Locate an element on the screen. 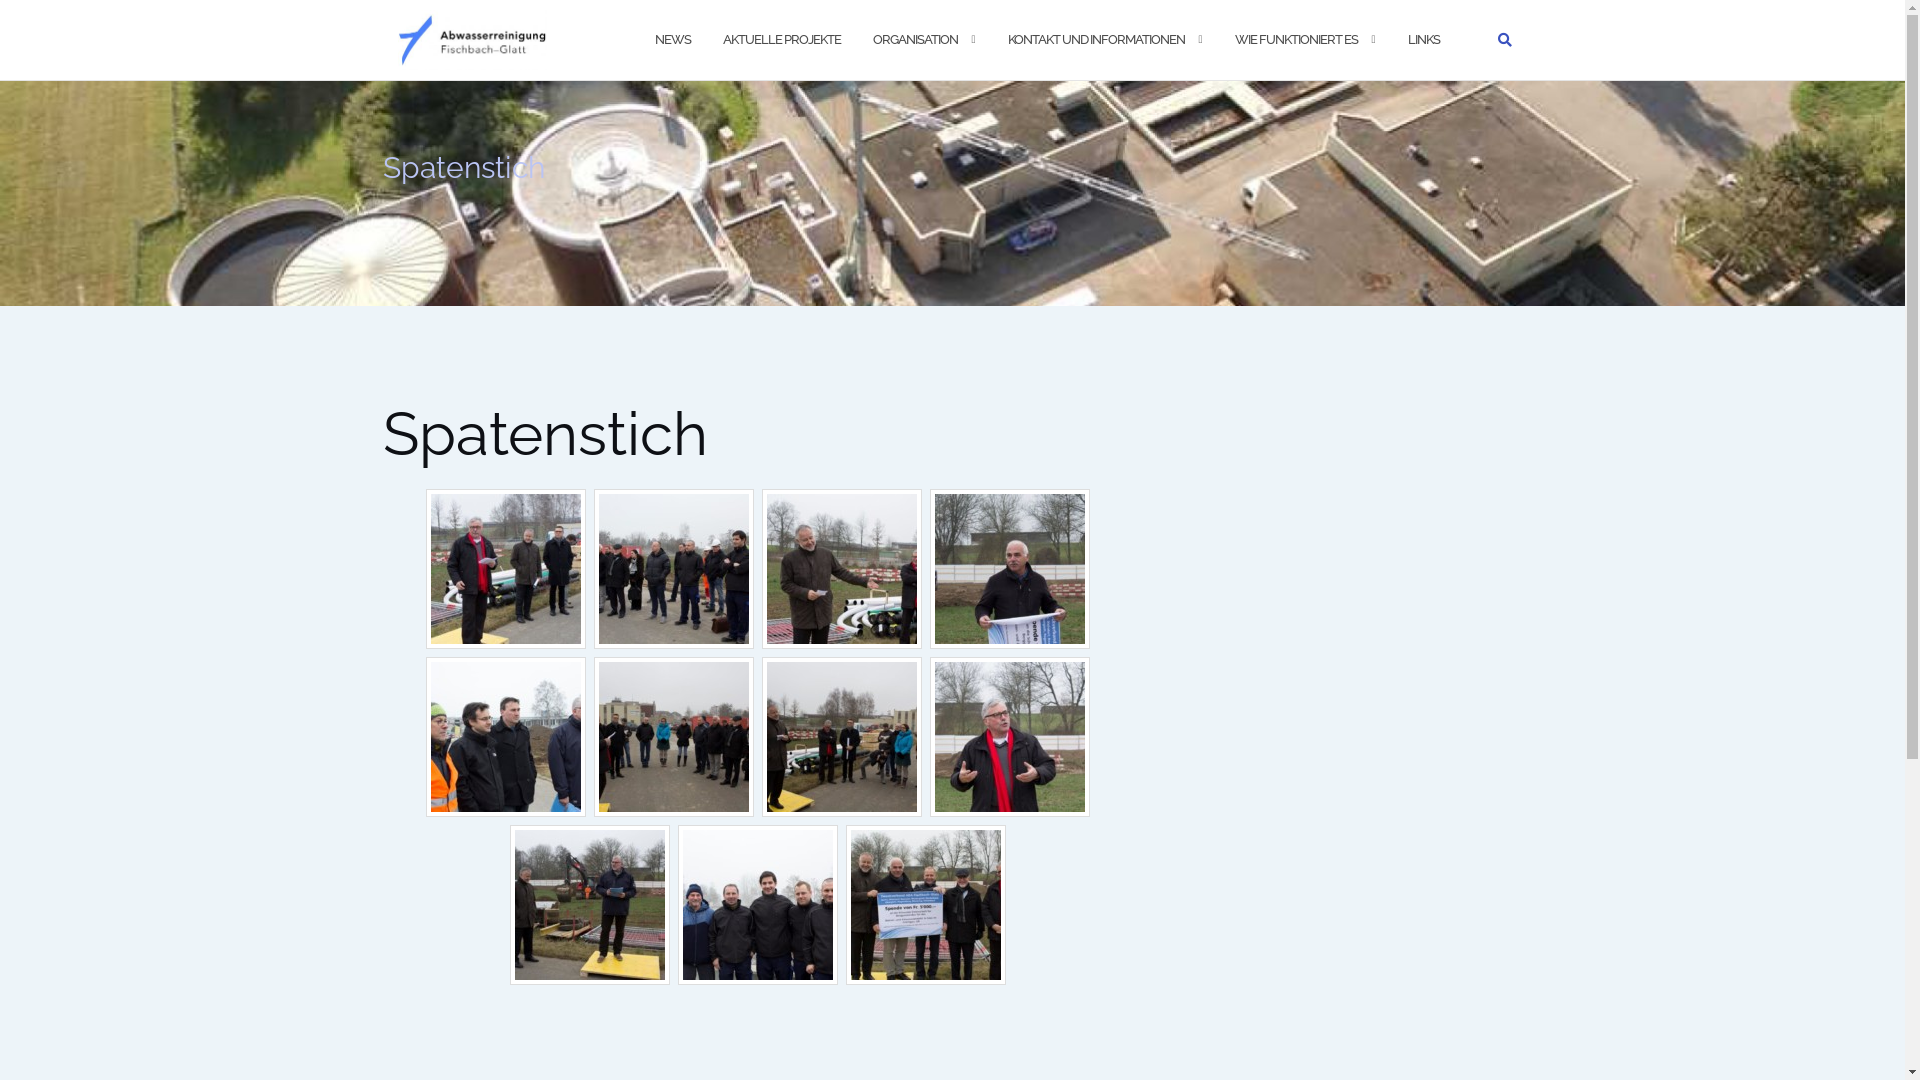  'LINKS' is located at coordinates (1423, 40).